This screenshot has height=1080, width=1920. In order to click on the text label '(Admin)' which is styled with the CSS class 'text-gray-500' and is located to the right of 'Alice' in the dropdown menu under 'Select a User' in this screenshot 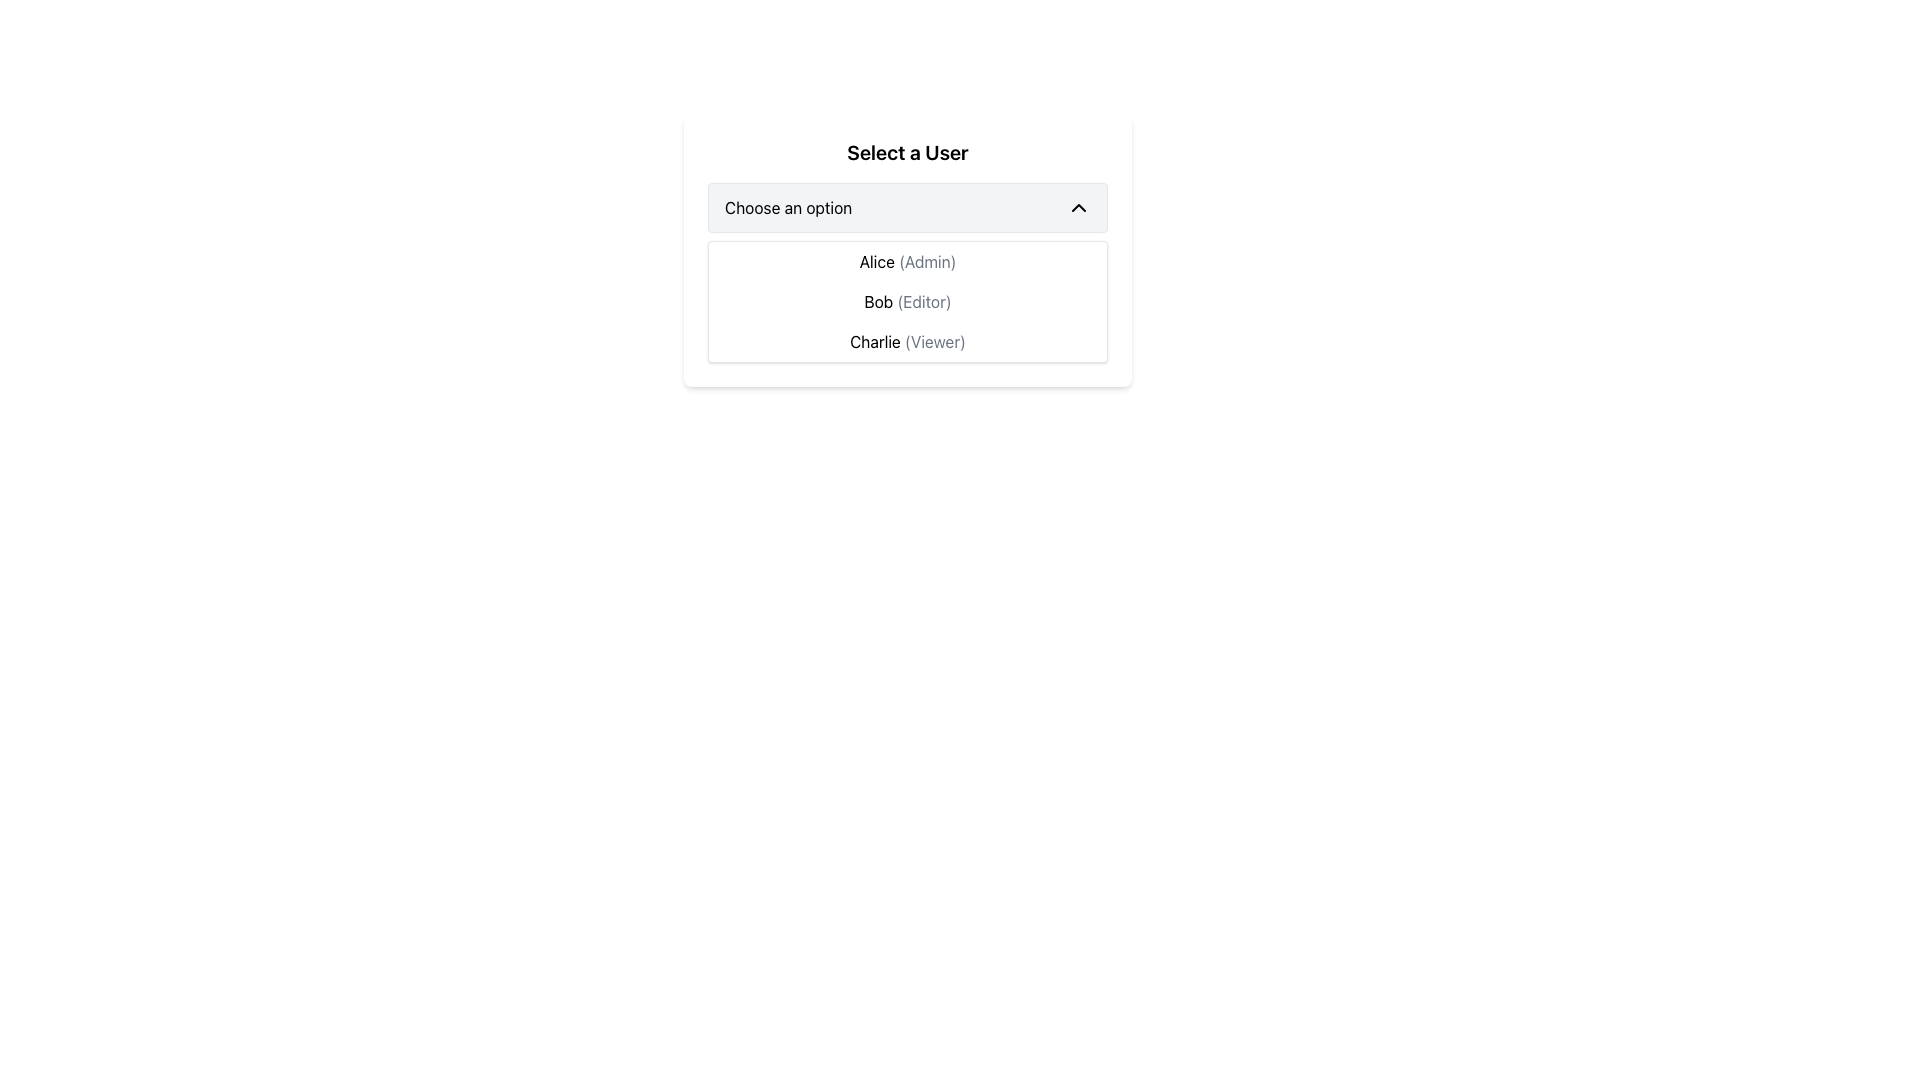, I will do `click(926, 261)`.